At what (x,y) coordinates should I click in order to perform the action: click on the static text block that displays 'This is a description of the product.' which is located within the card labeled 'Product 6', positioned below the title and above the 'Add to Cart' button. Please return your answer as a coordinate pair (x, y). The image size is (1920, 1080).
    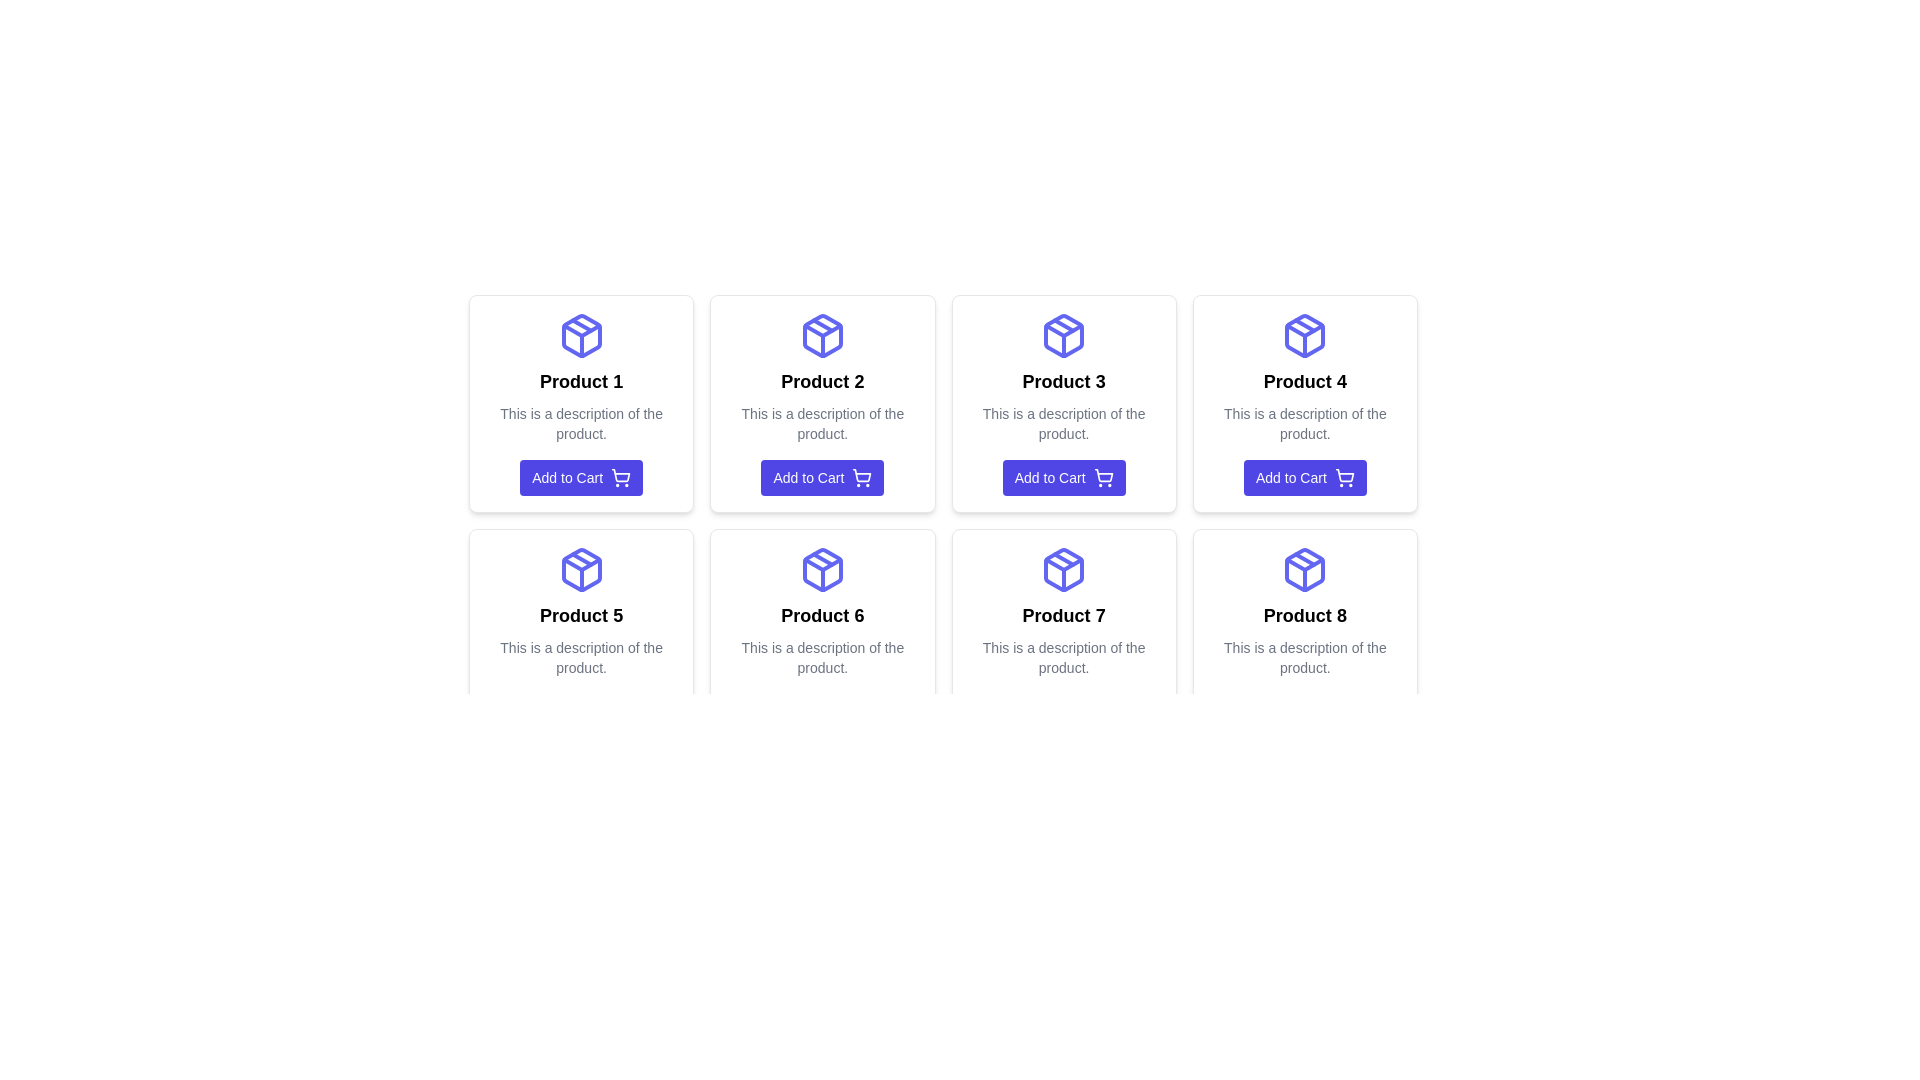
    Looking at the image, I should click on (822, 658).